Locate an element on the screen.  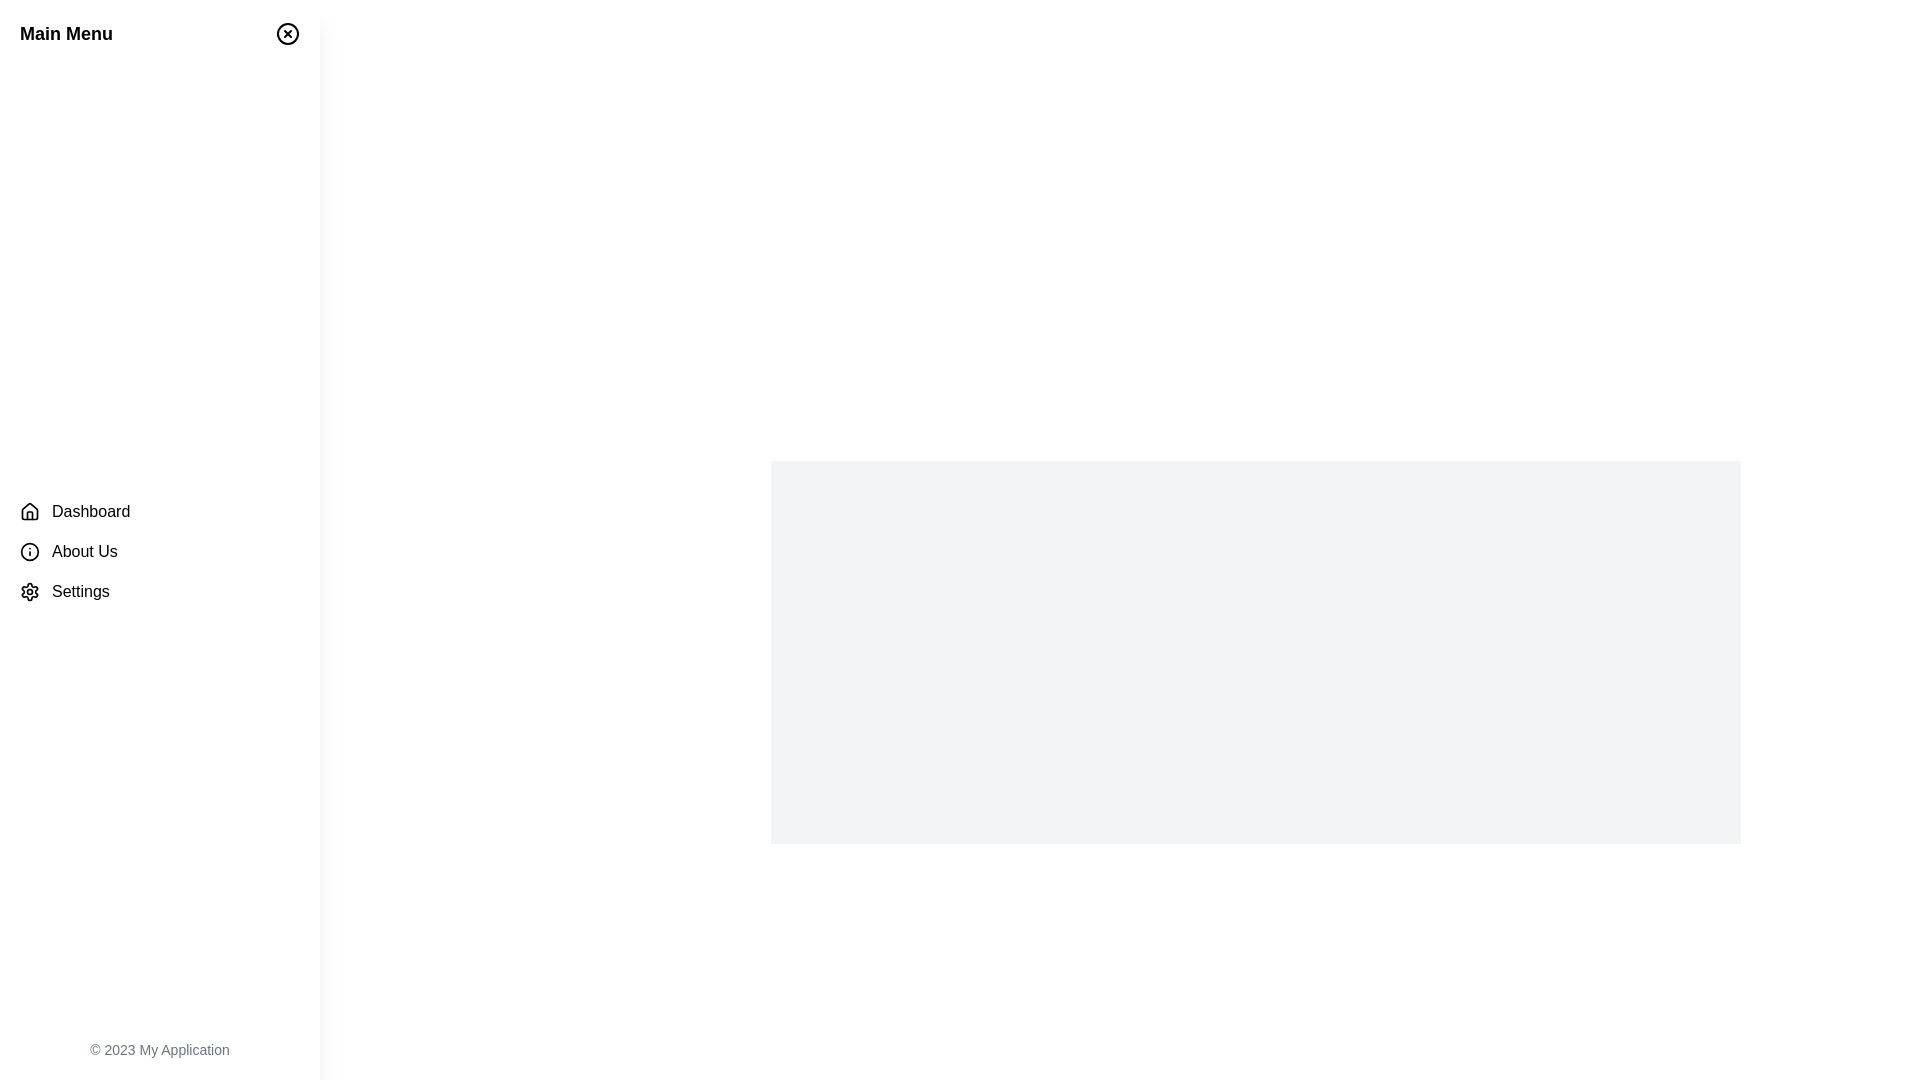
the circular component of the close or cancel action icon located in the top-right of the interface is located at coordinates (287, 34).